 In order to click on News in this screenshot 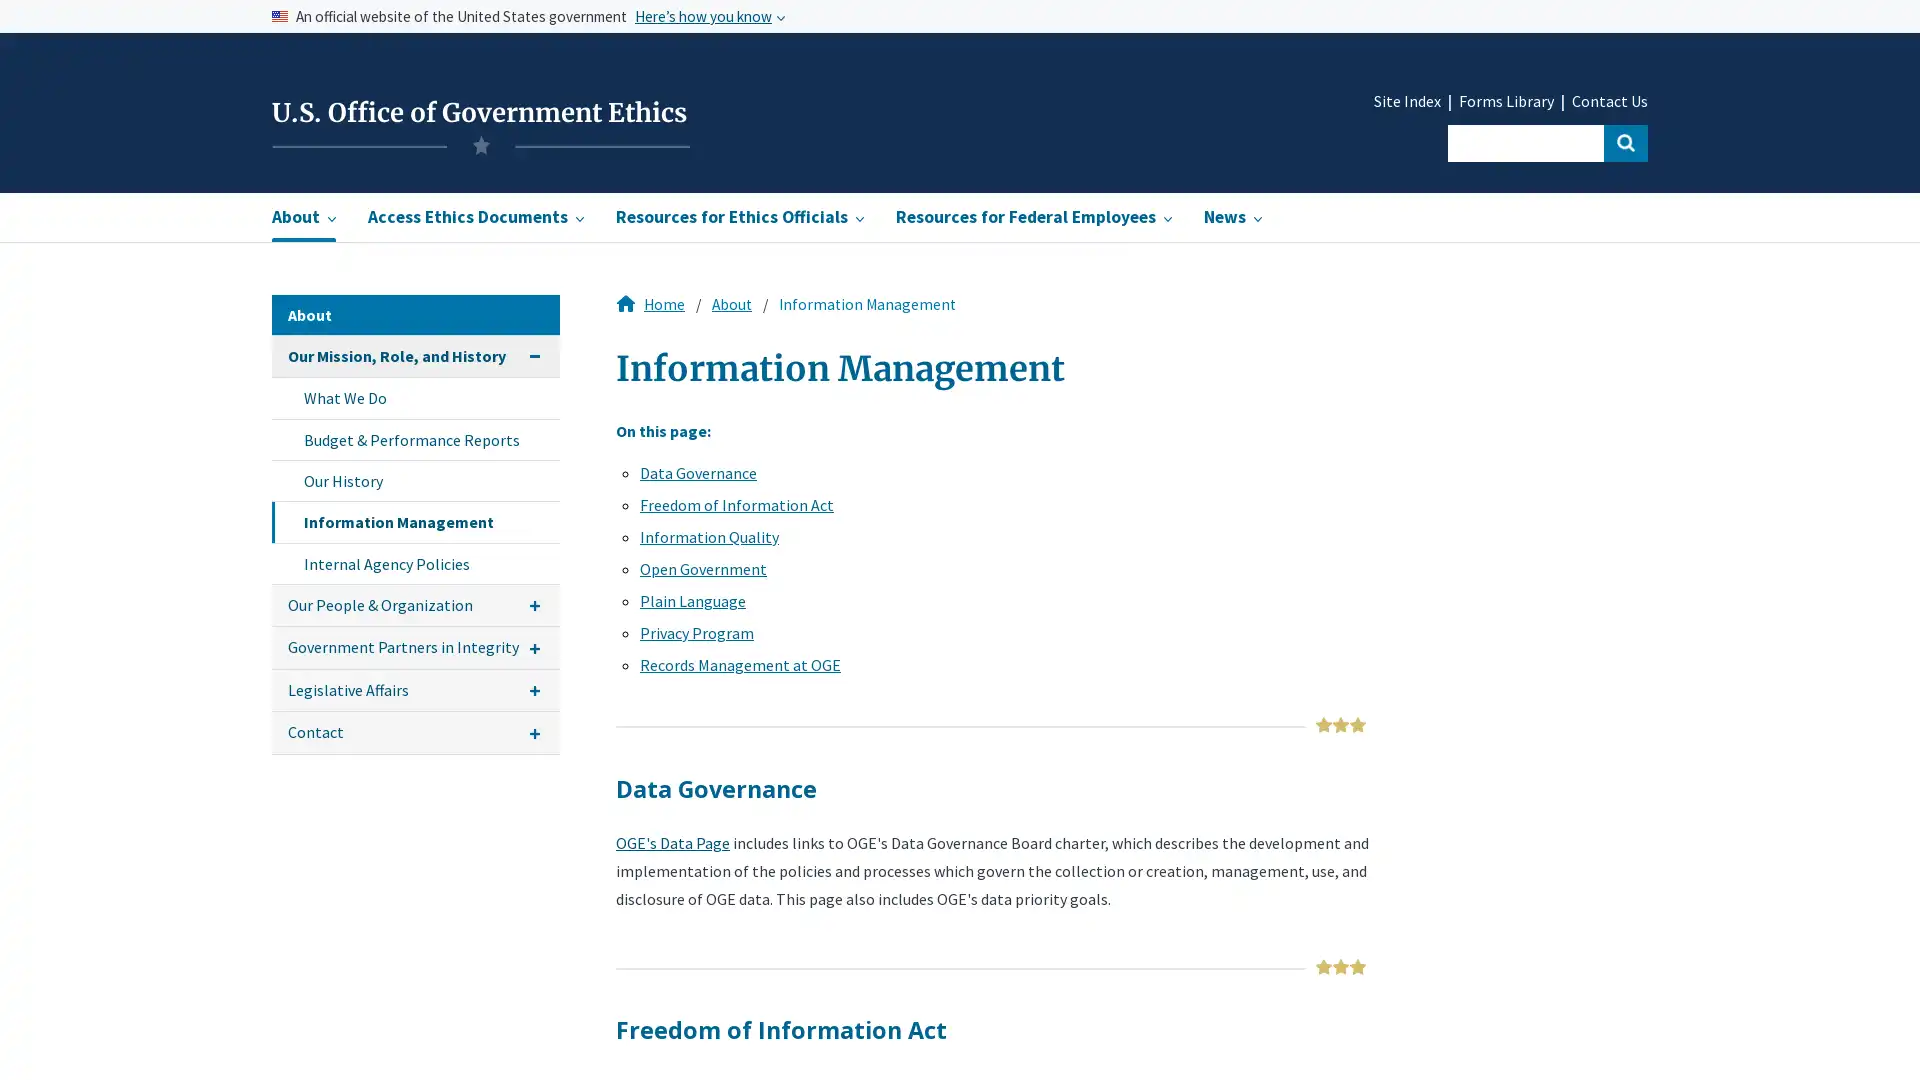, I will do `click(1232, 216)`.